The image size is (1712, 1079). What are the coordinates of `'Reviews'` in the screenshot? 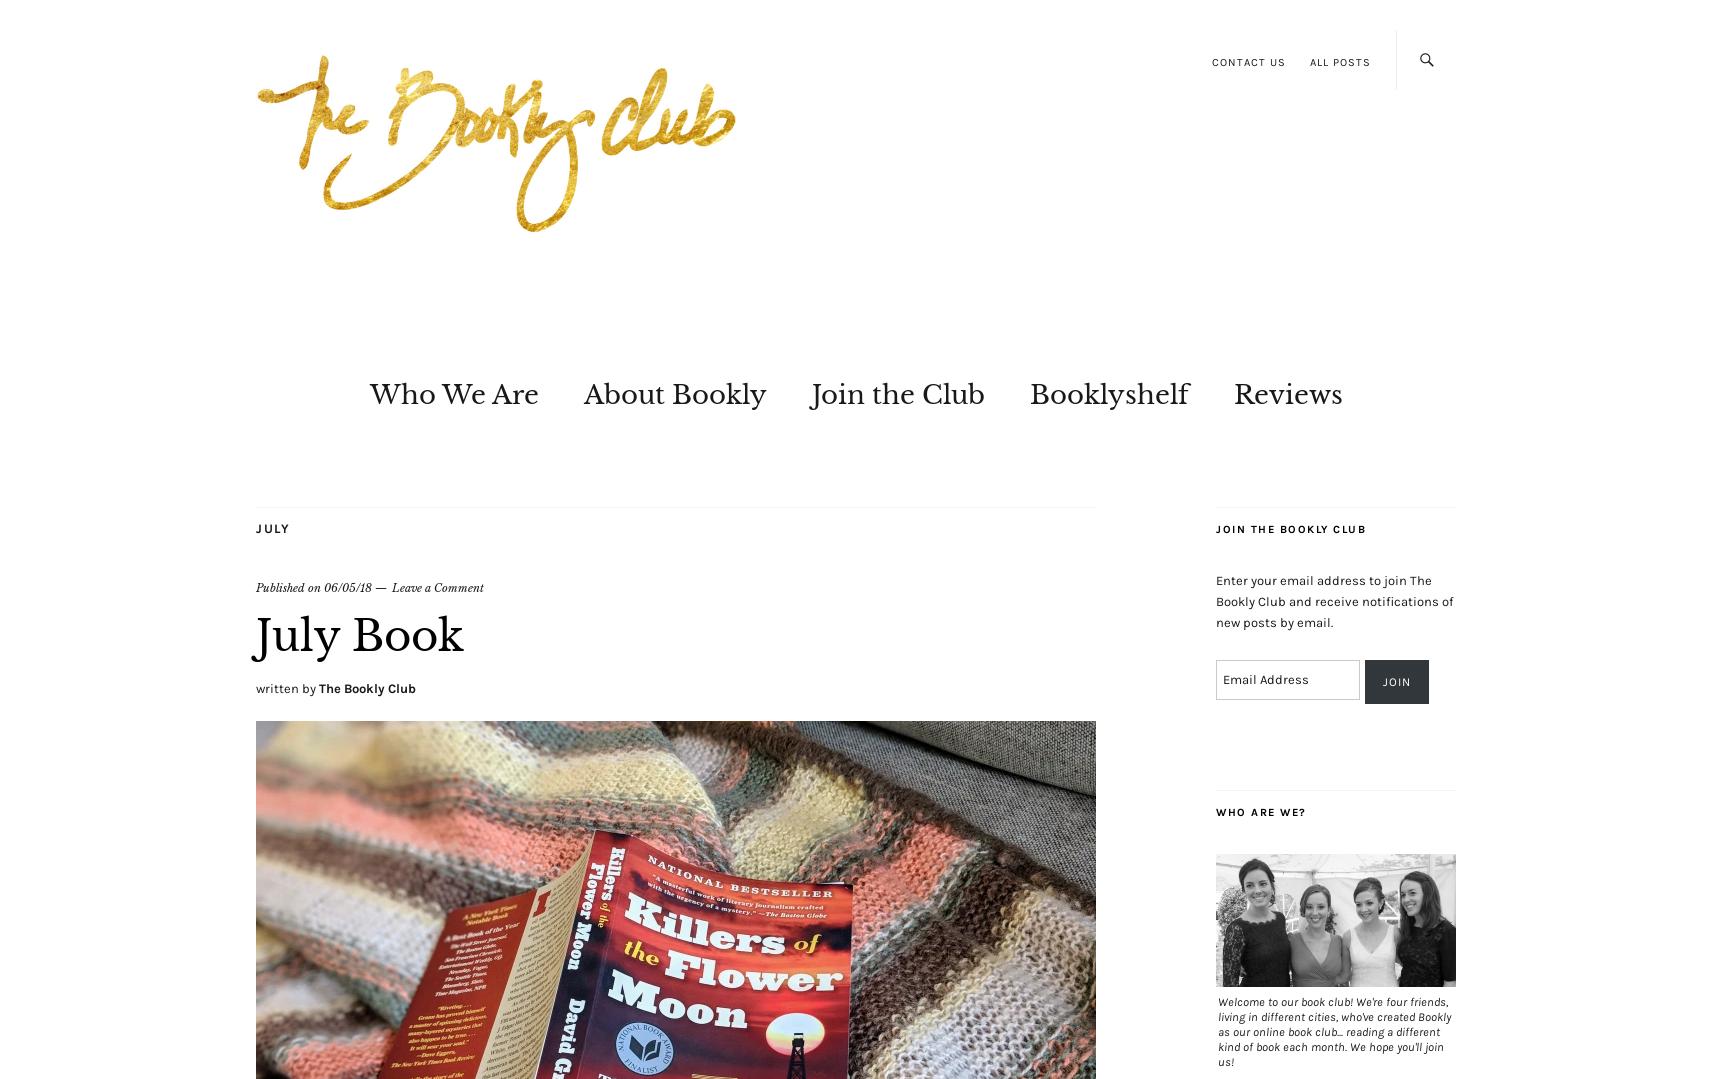 It's located at (1286, 394).